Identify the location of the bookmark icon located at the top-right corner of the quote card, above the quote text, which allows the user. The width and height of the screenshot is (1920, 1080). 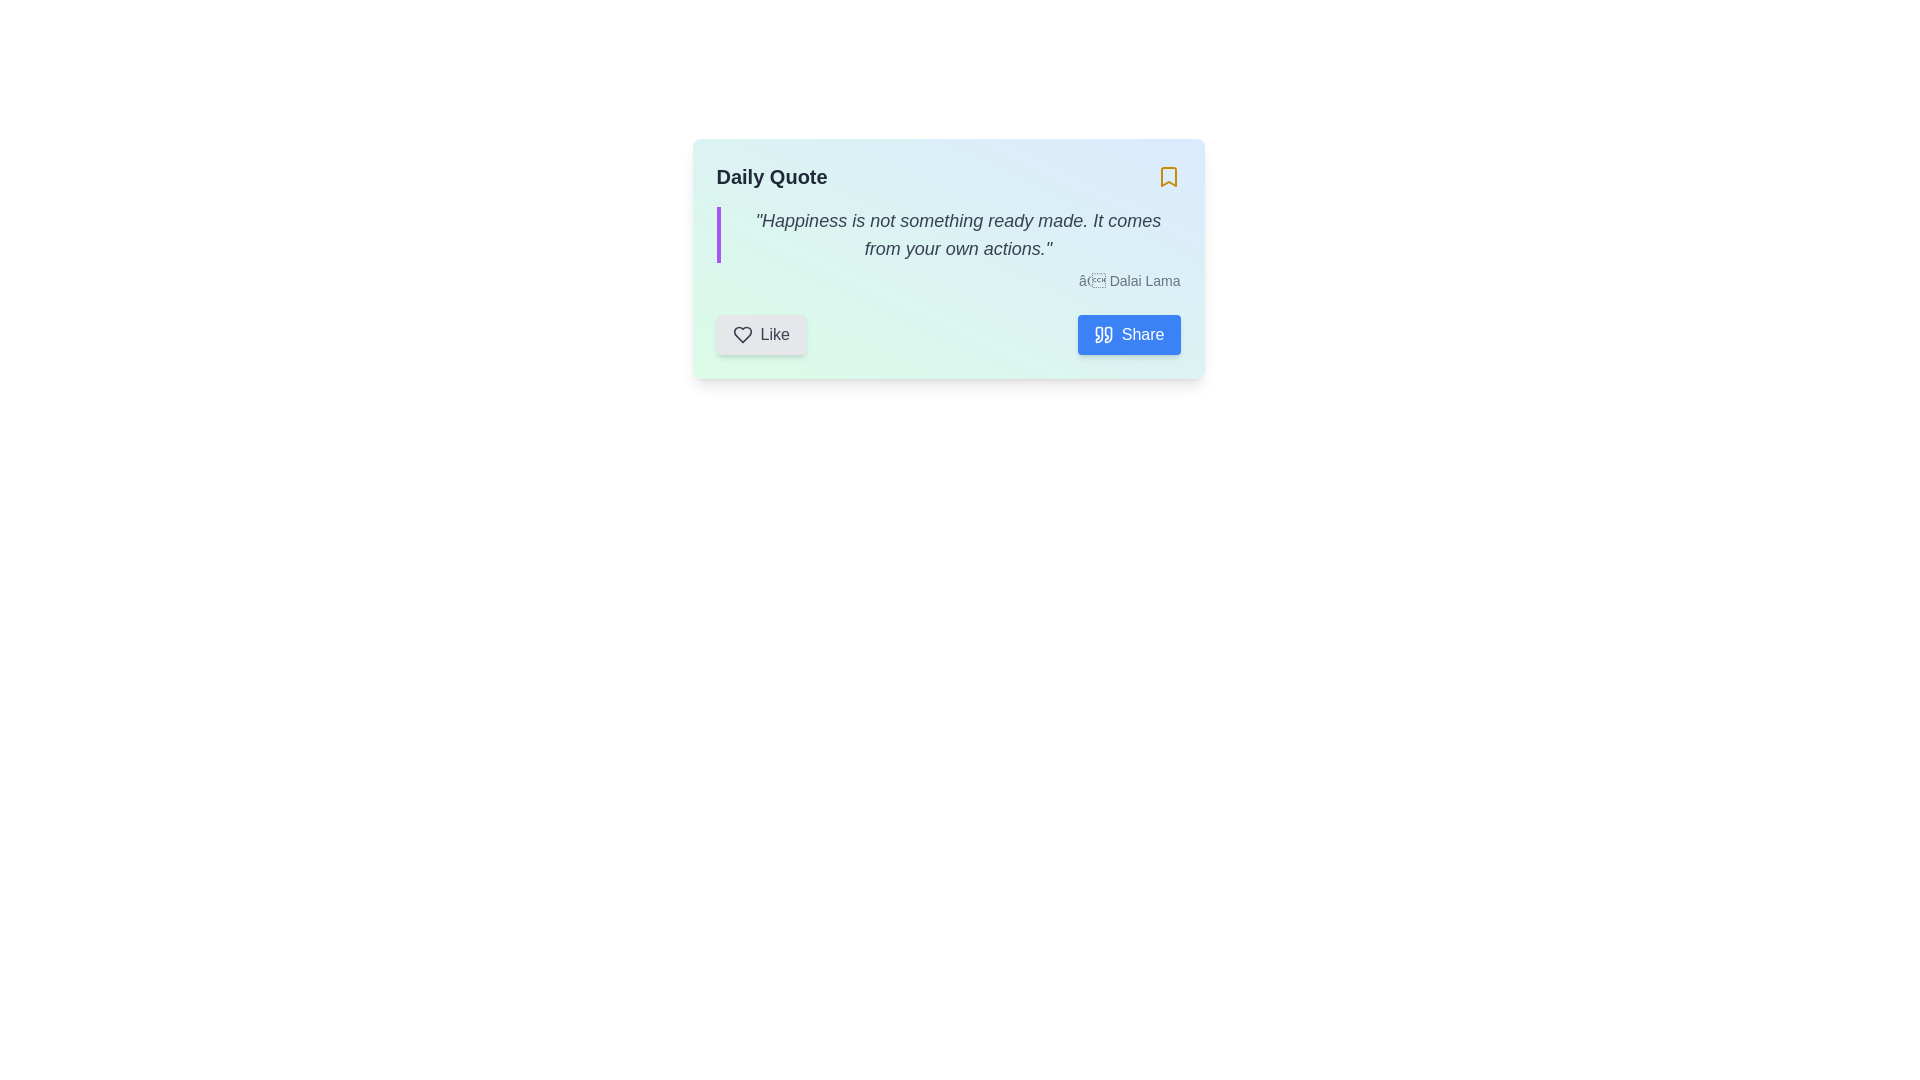
(1168, 176).